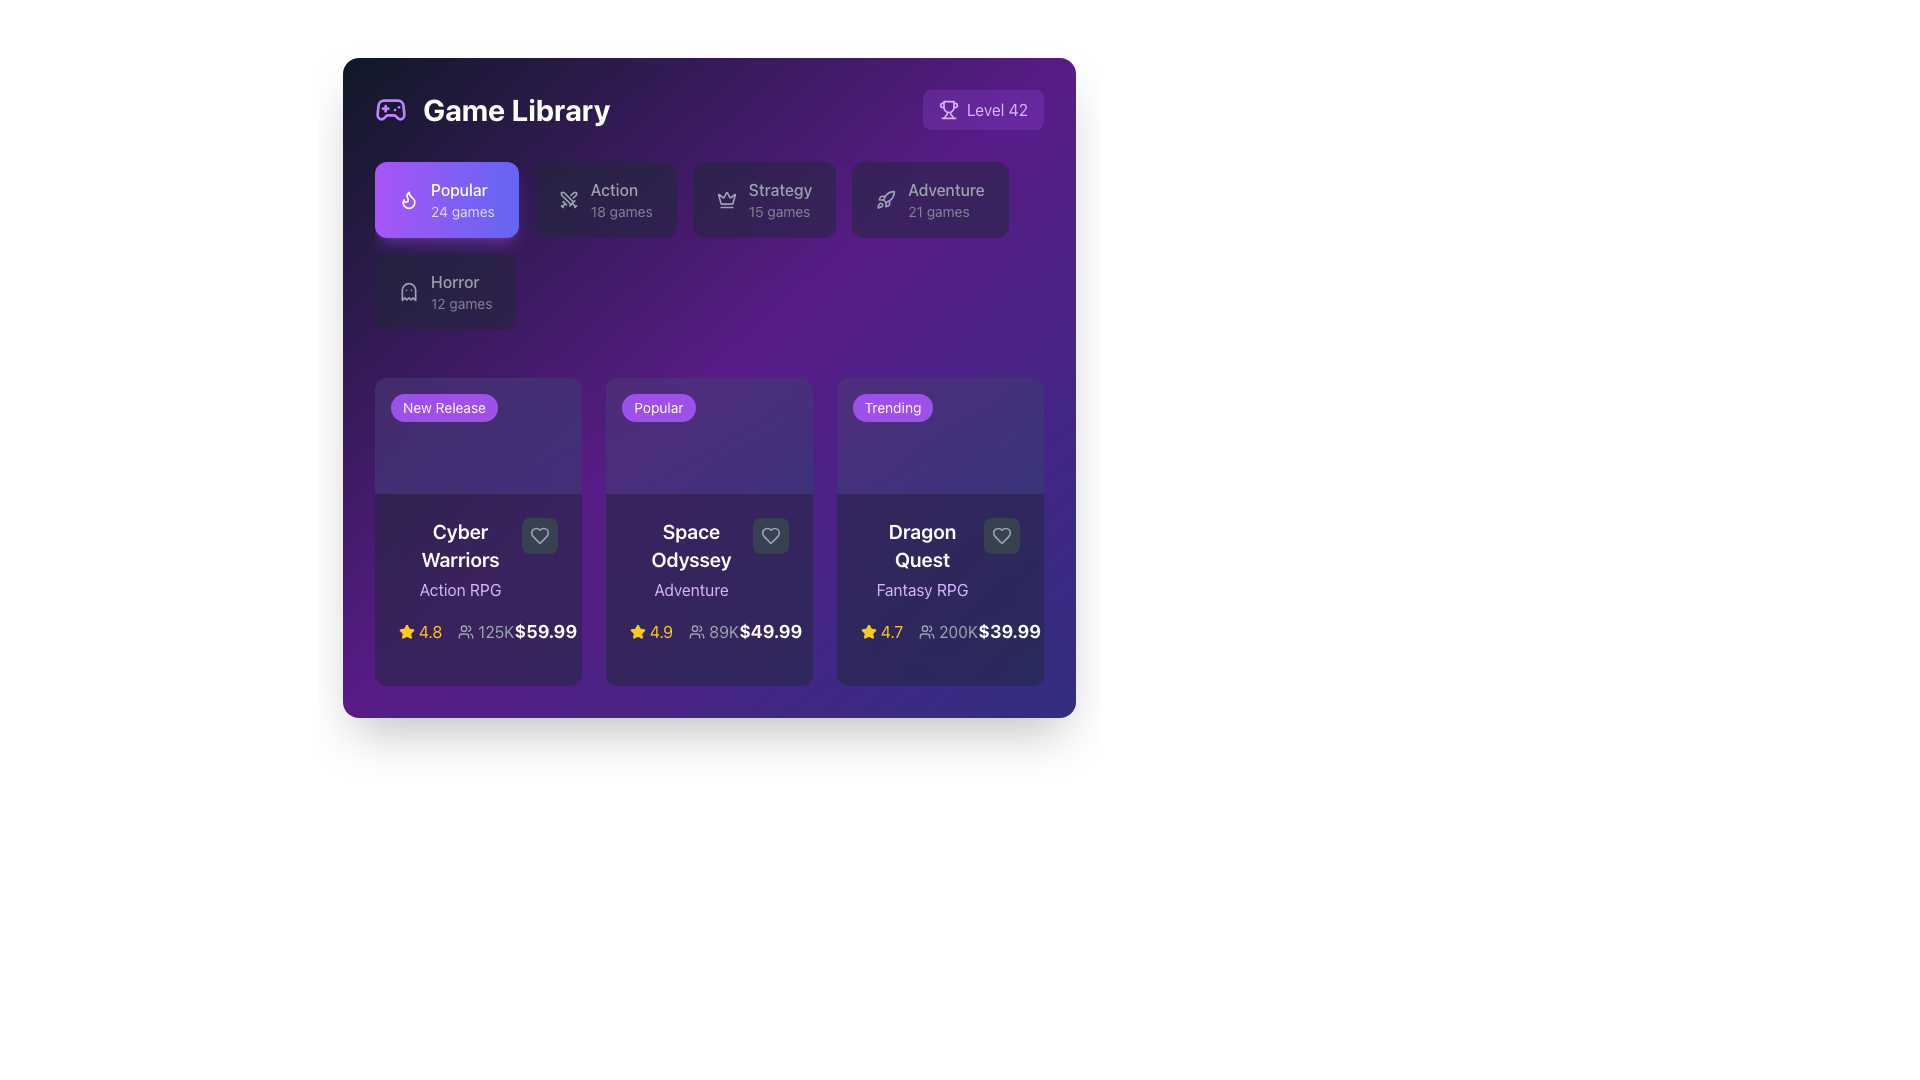 The image size is (1920, 1080). Describe the element at coordinates (459, 560) in the screenshot. I see `title and category descriptor text label for the game 'Cyber Warriors' located in the top-left corner of the second row of the card grid in the 'Popular' pane` at that location.